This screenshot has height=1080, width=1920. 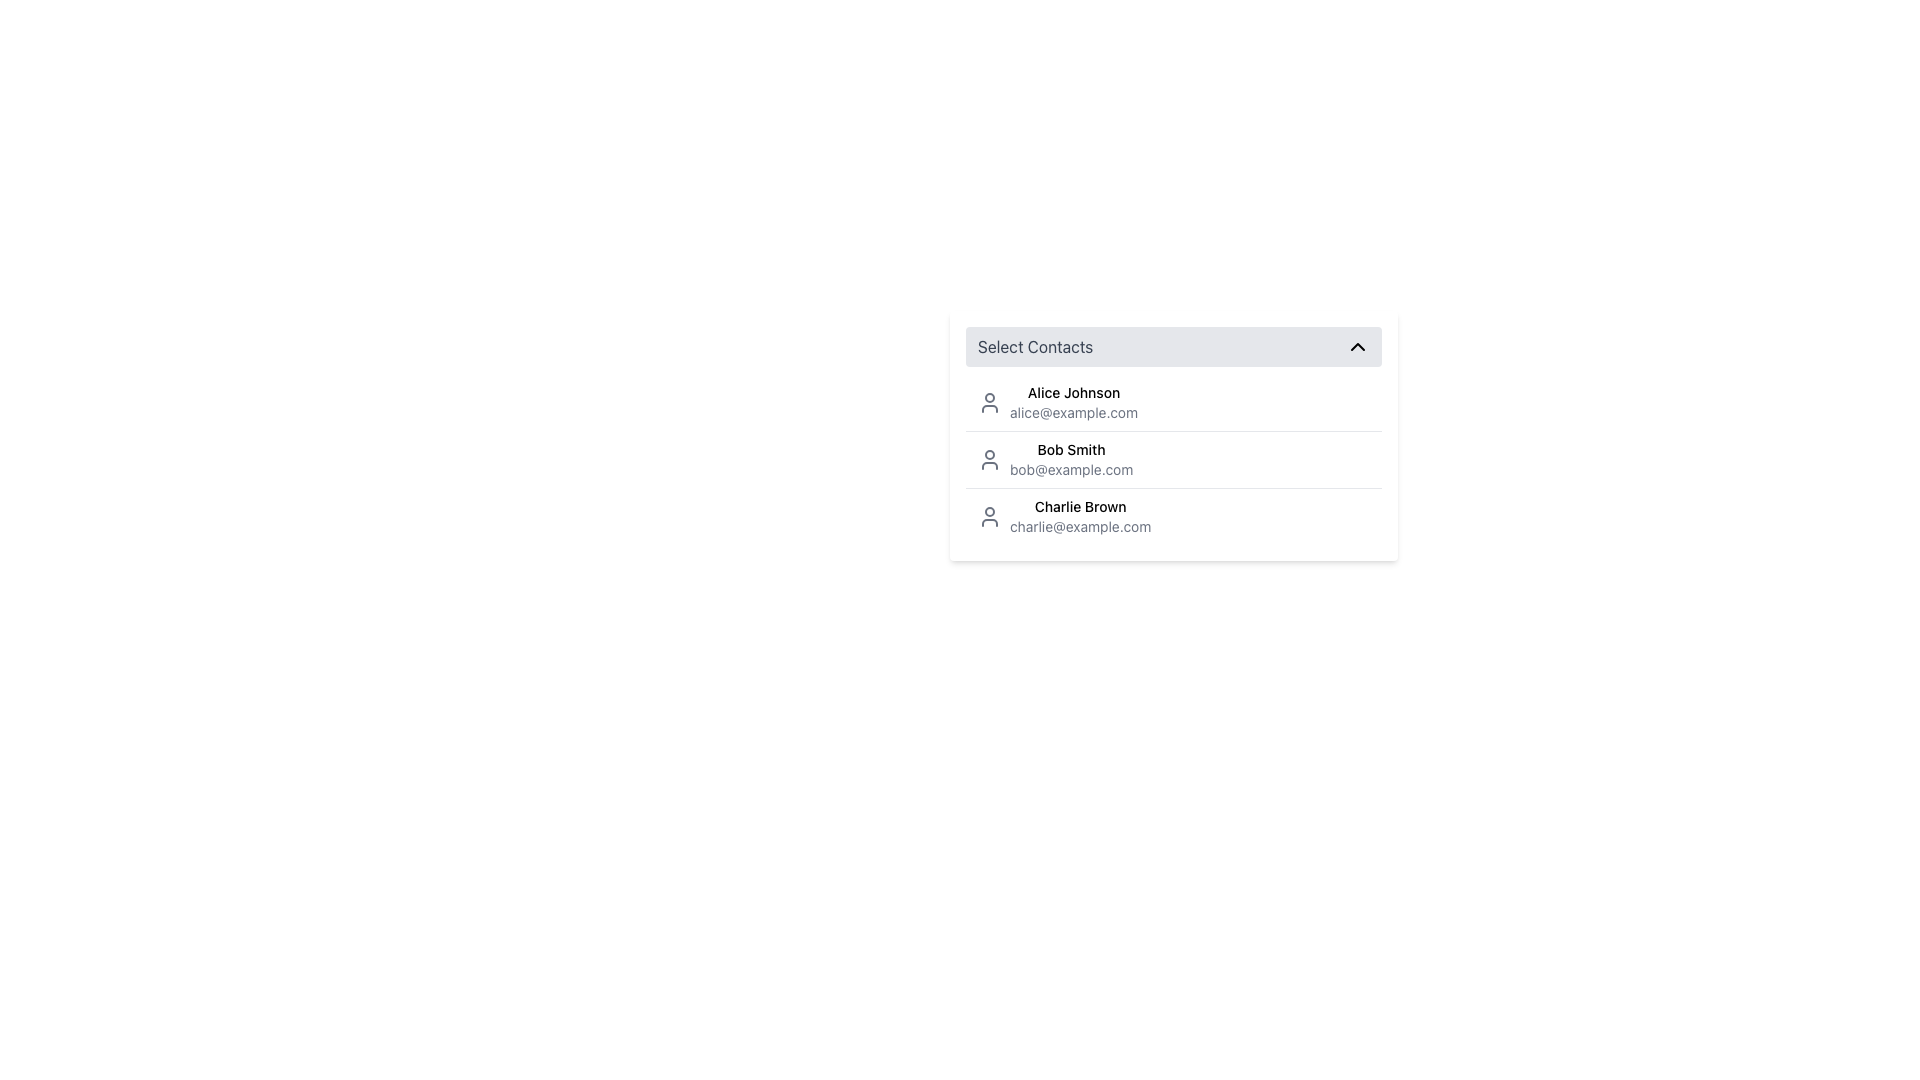 I want to click on the text display field, so click(x=1070, y=459).